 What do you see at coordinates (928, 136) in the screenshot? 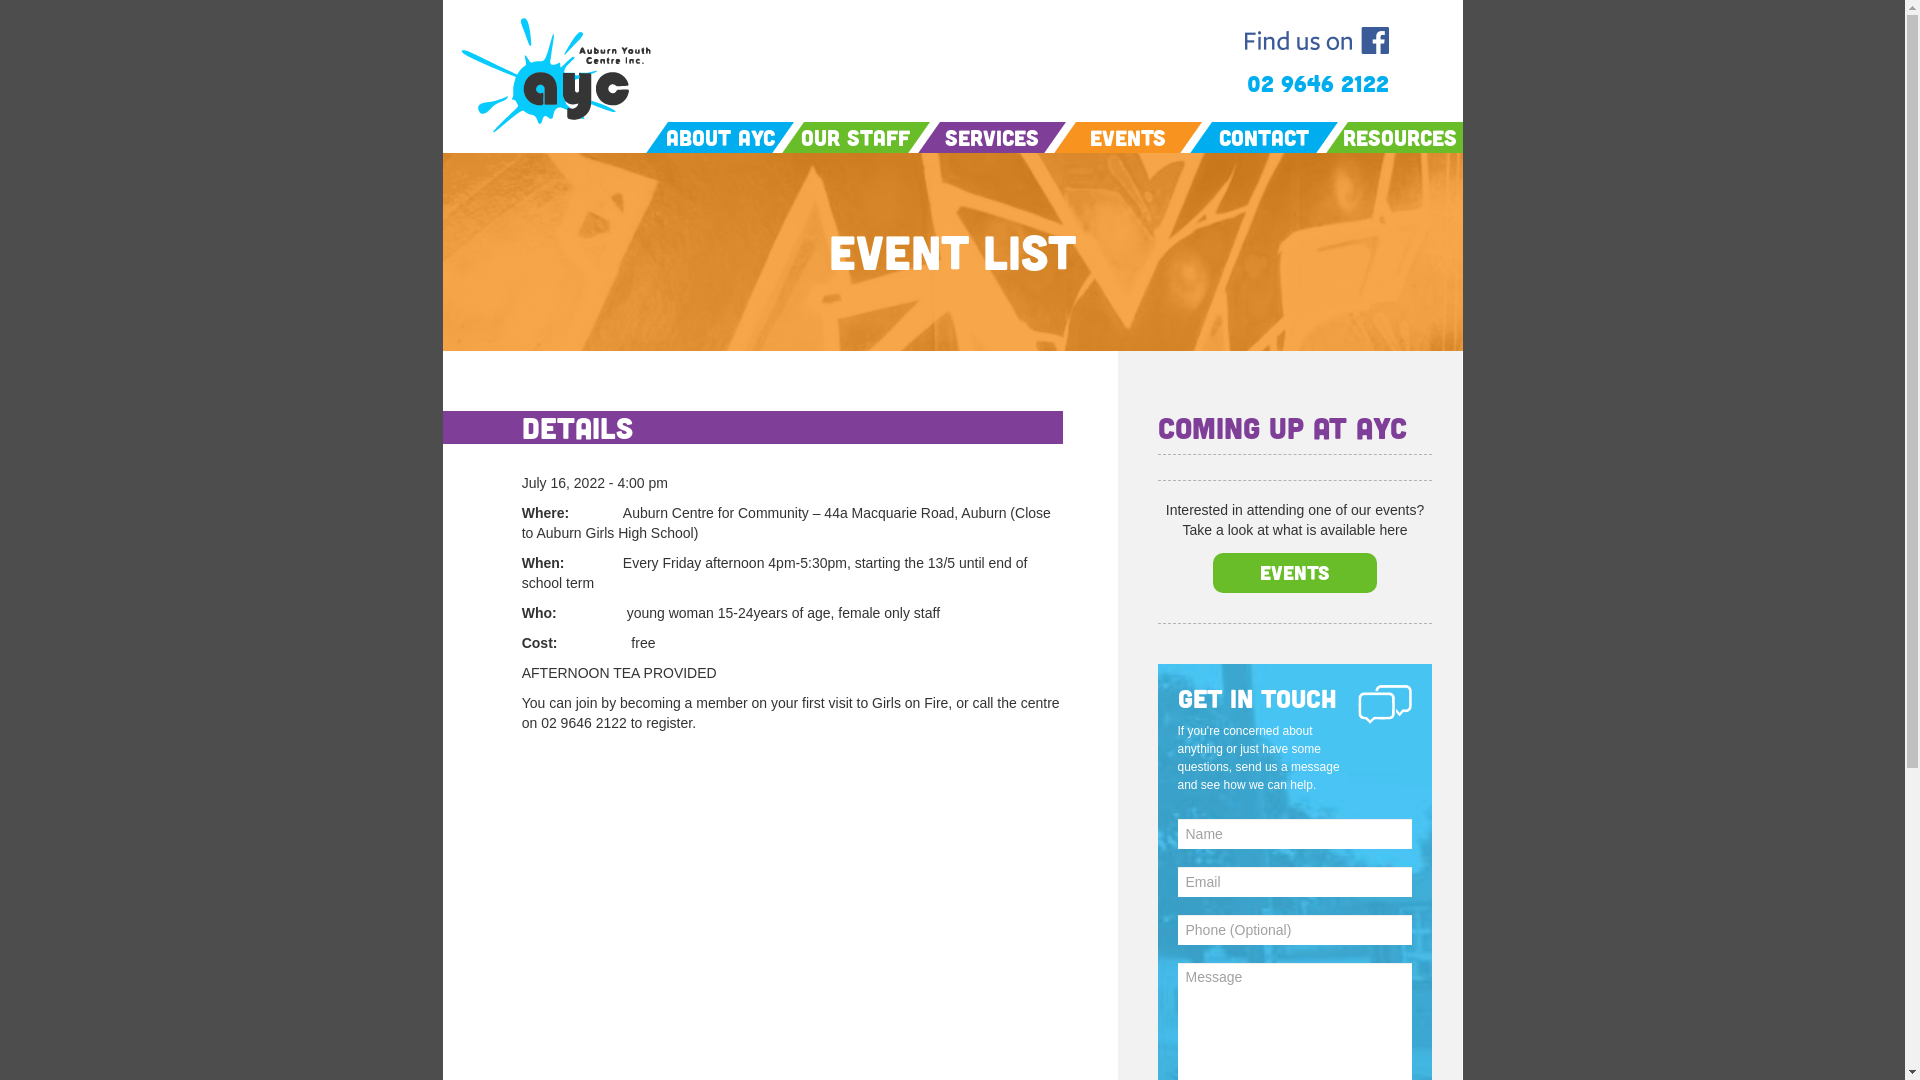
I see `'Services'` at bounding box center [928, 136].